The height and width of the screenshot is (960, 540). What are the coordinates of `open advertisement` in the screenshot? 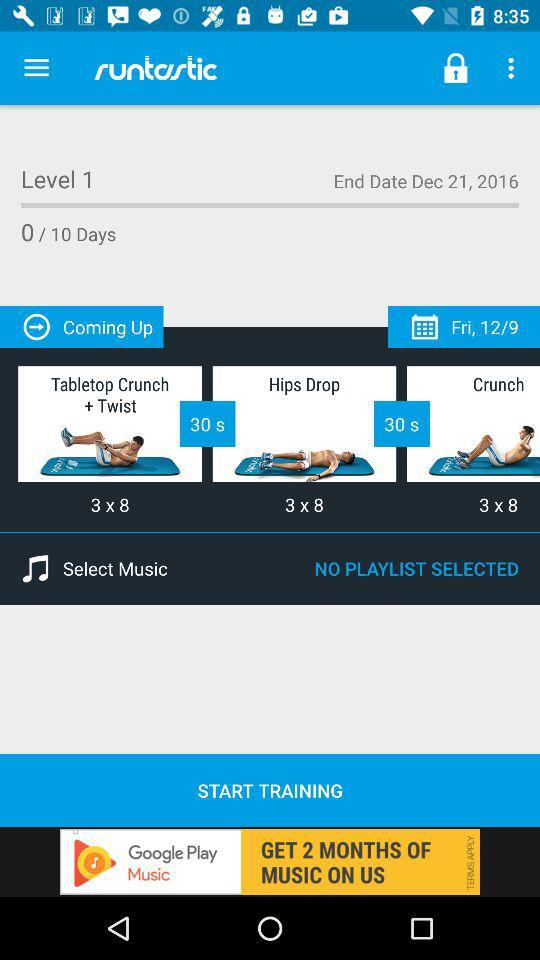 It's located at (270, 860).